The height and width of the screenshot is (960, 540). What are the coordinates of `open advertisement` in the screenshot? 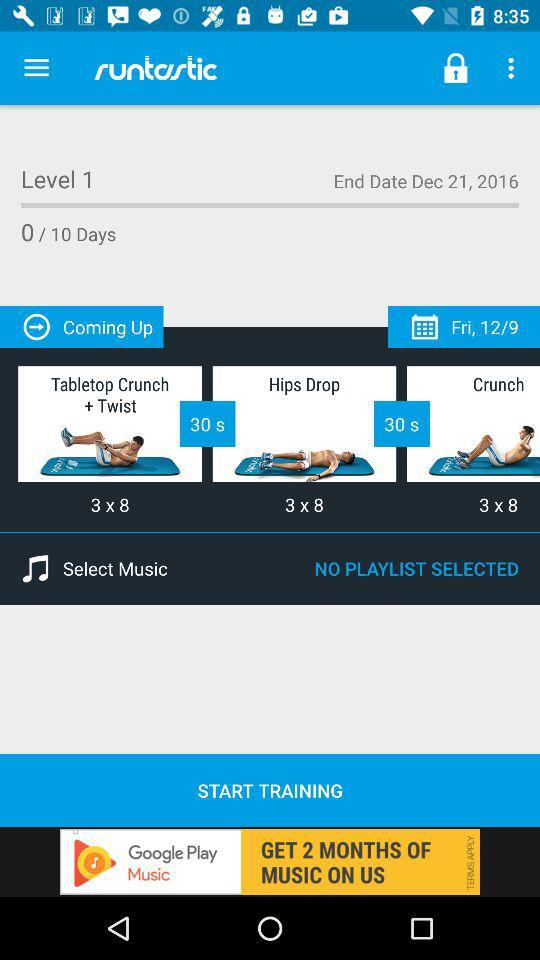 It's located at (270, 860).